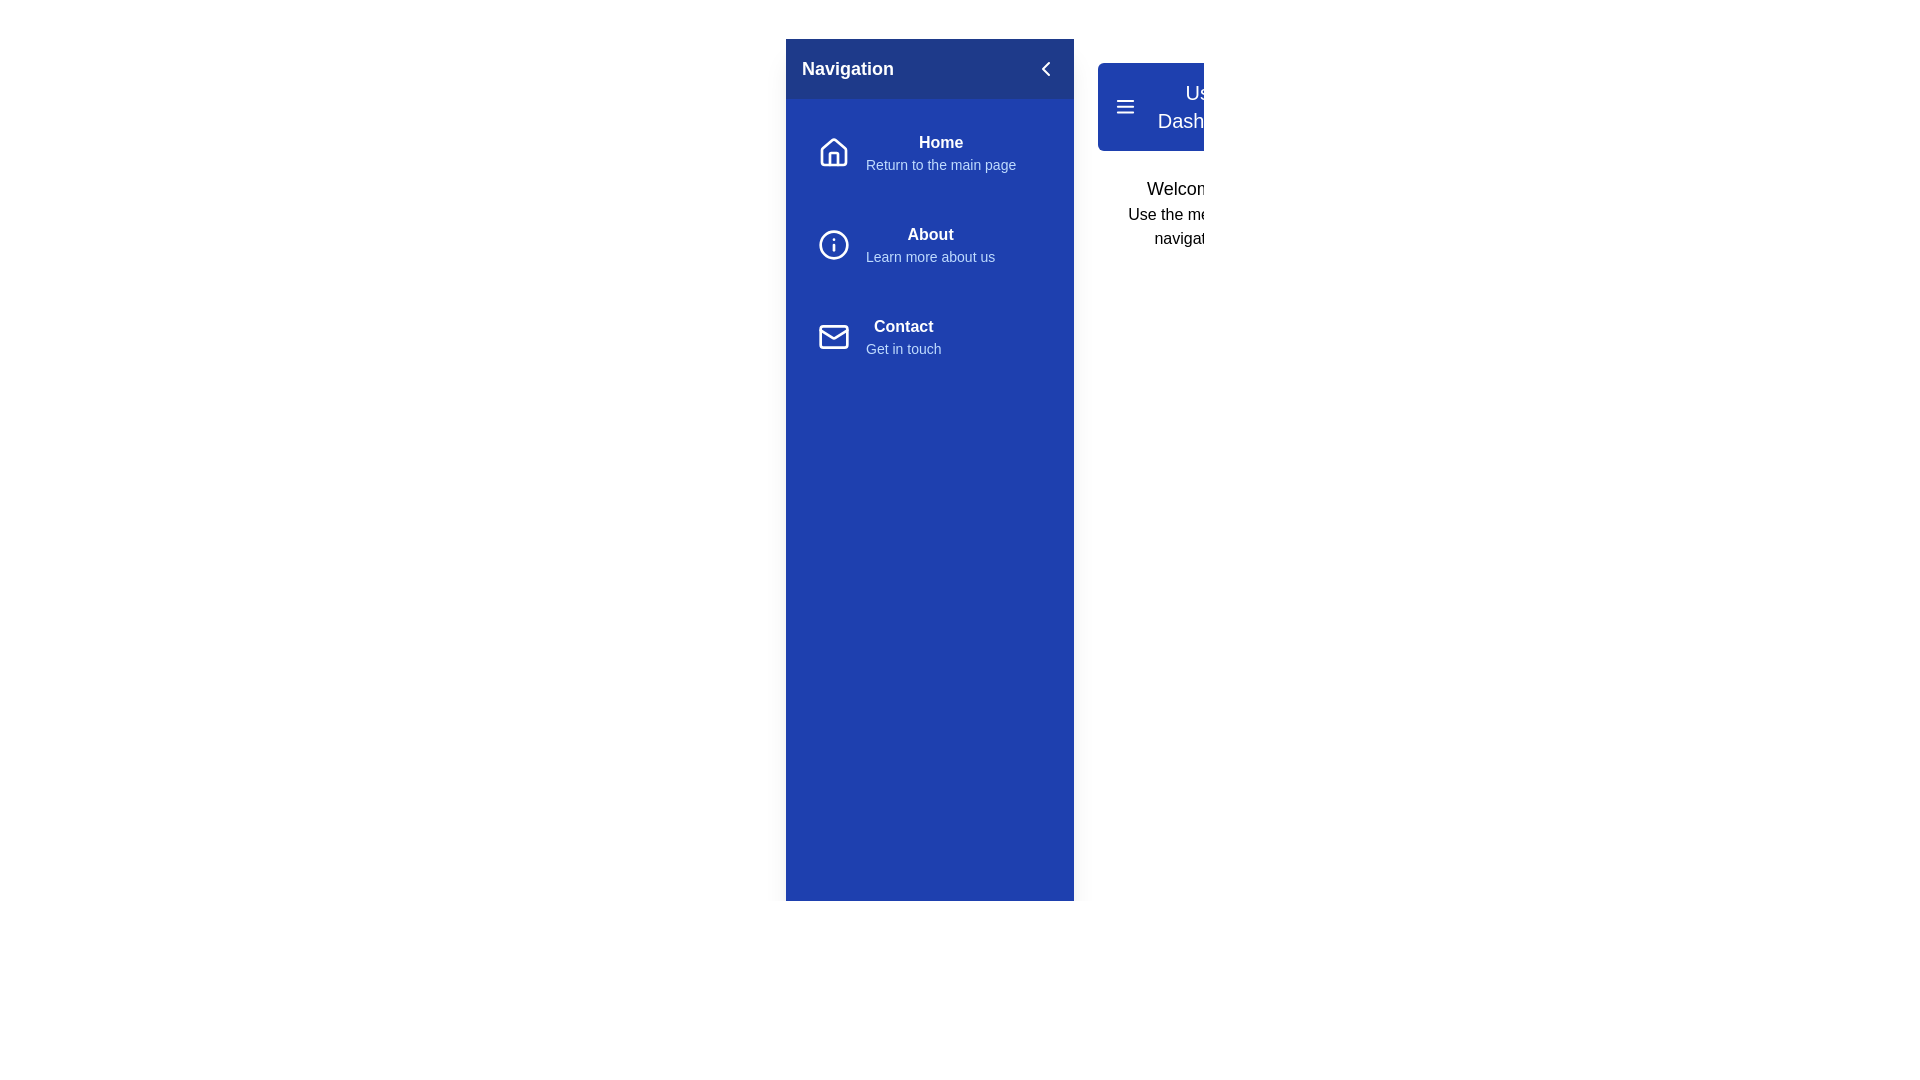 The width and height of the screenshot is (1920, 1080). What do you see at coordinates (929, 152) in the screenshot?
I see `the navigation menu item Home` at bounding box center [929, 152].